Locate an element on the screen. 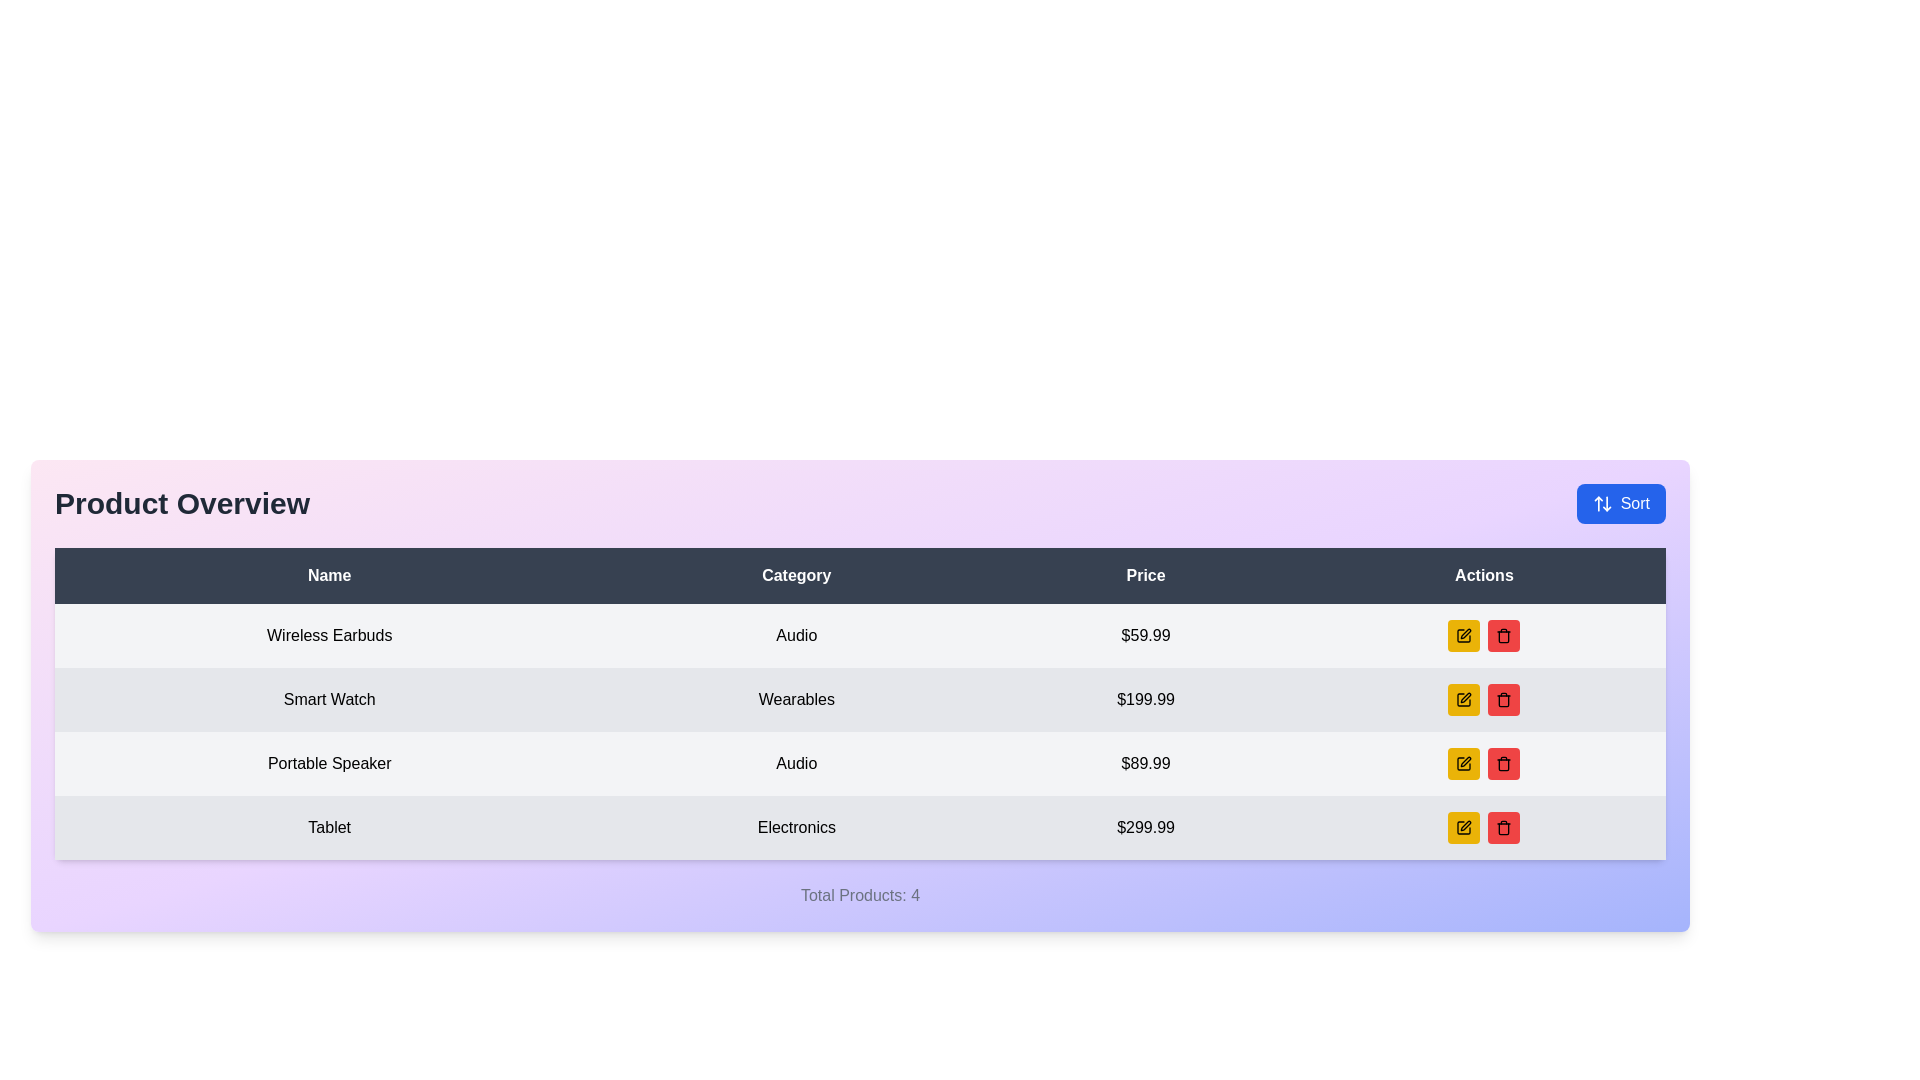 This screenshot has height=1080, width=1920. the trash bin icon button located in the third row under the 'Actions' column of the table is located at coordinates (1504, 636).